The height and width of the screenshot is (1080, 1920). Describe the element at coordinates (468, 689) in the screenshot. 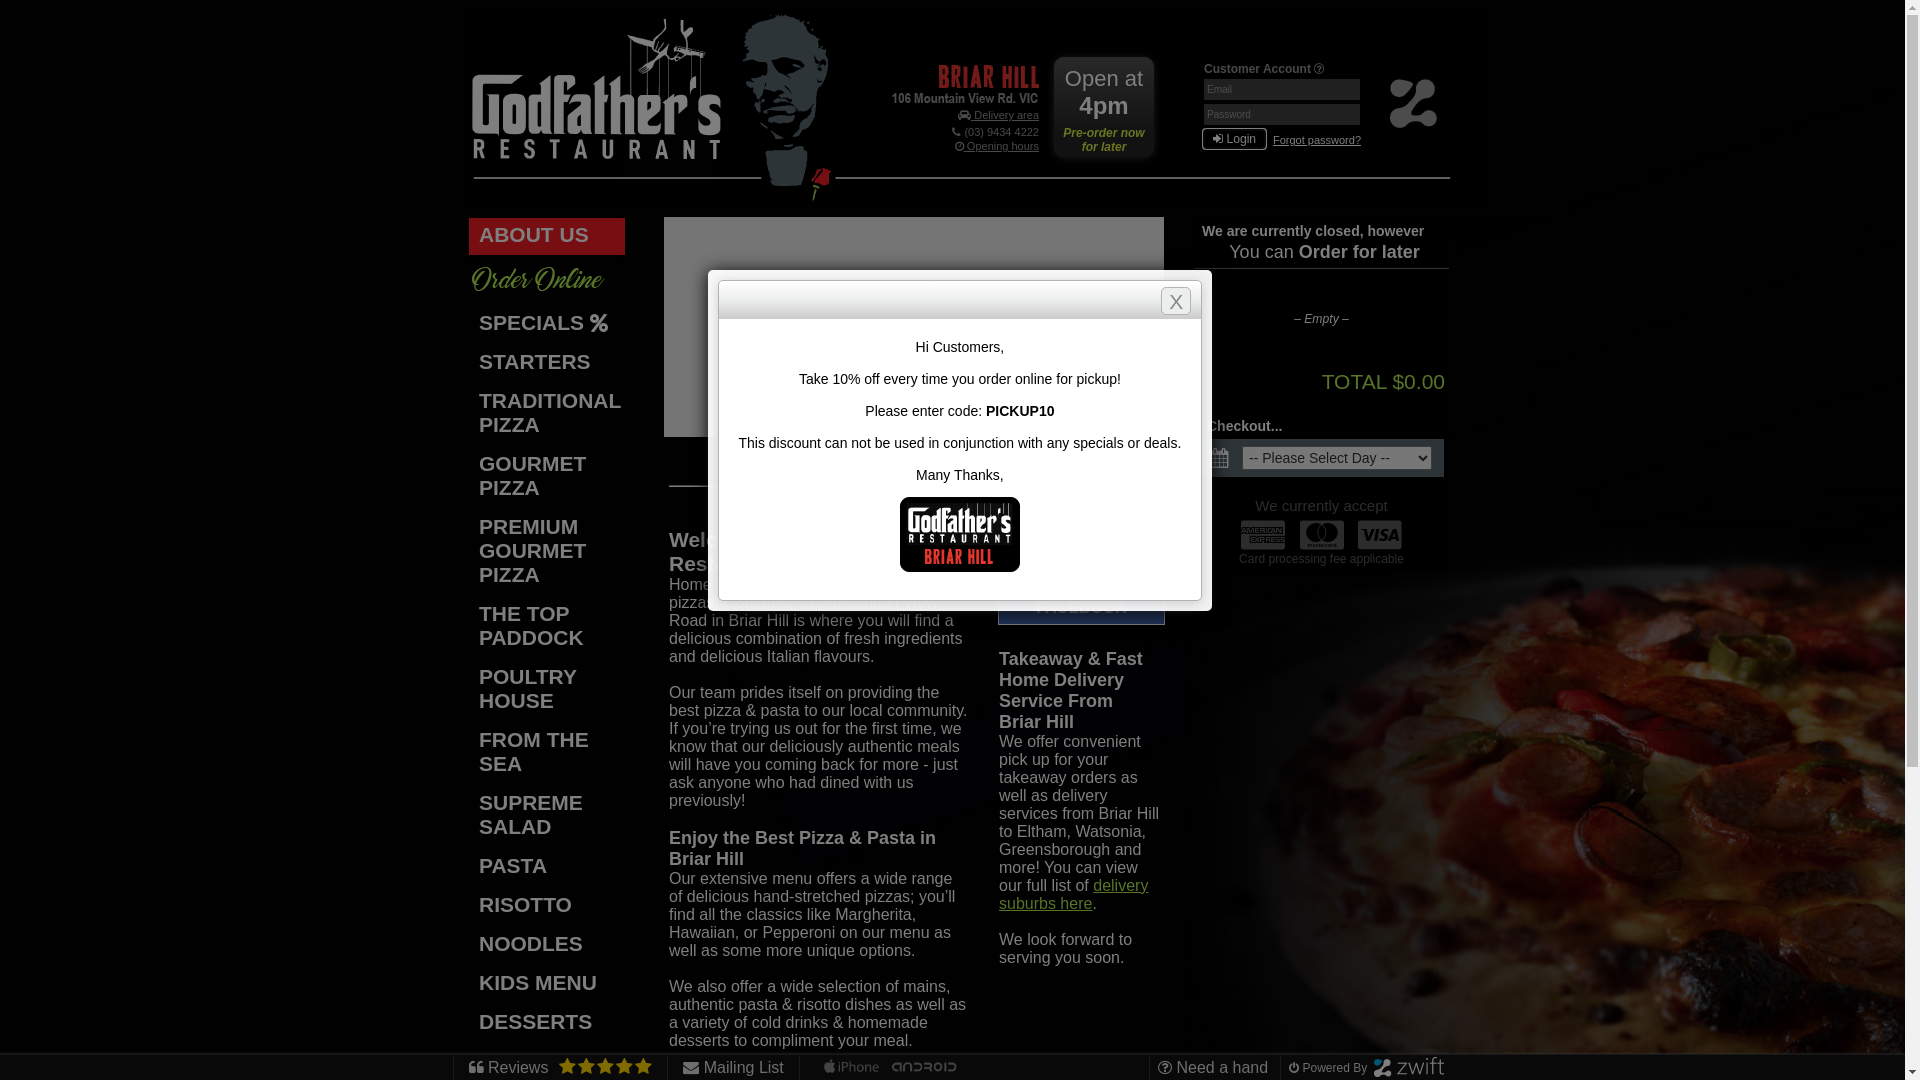

I see `'POULTRY HOUSE'` at that location.